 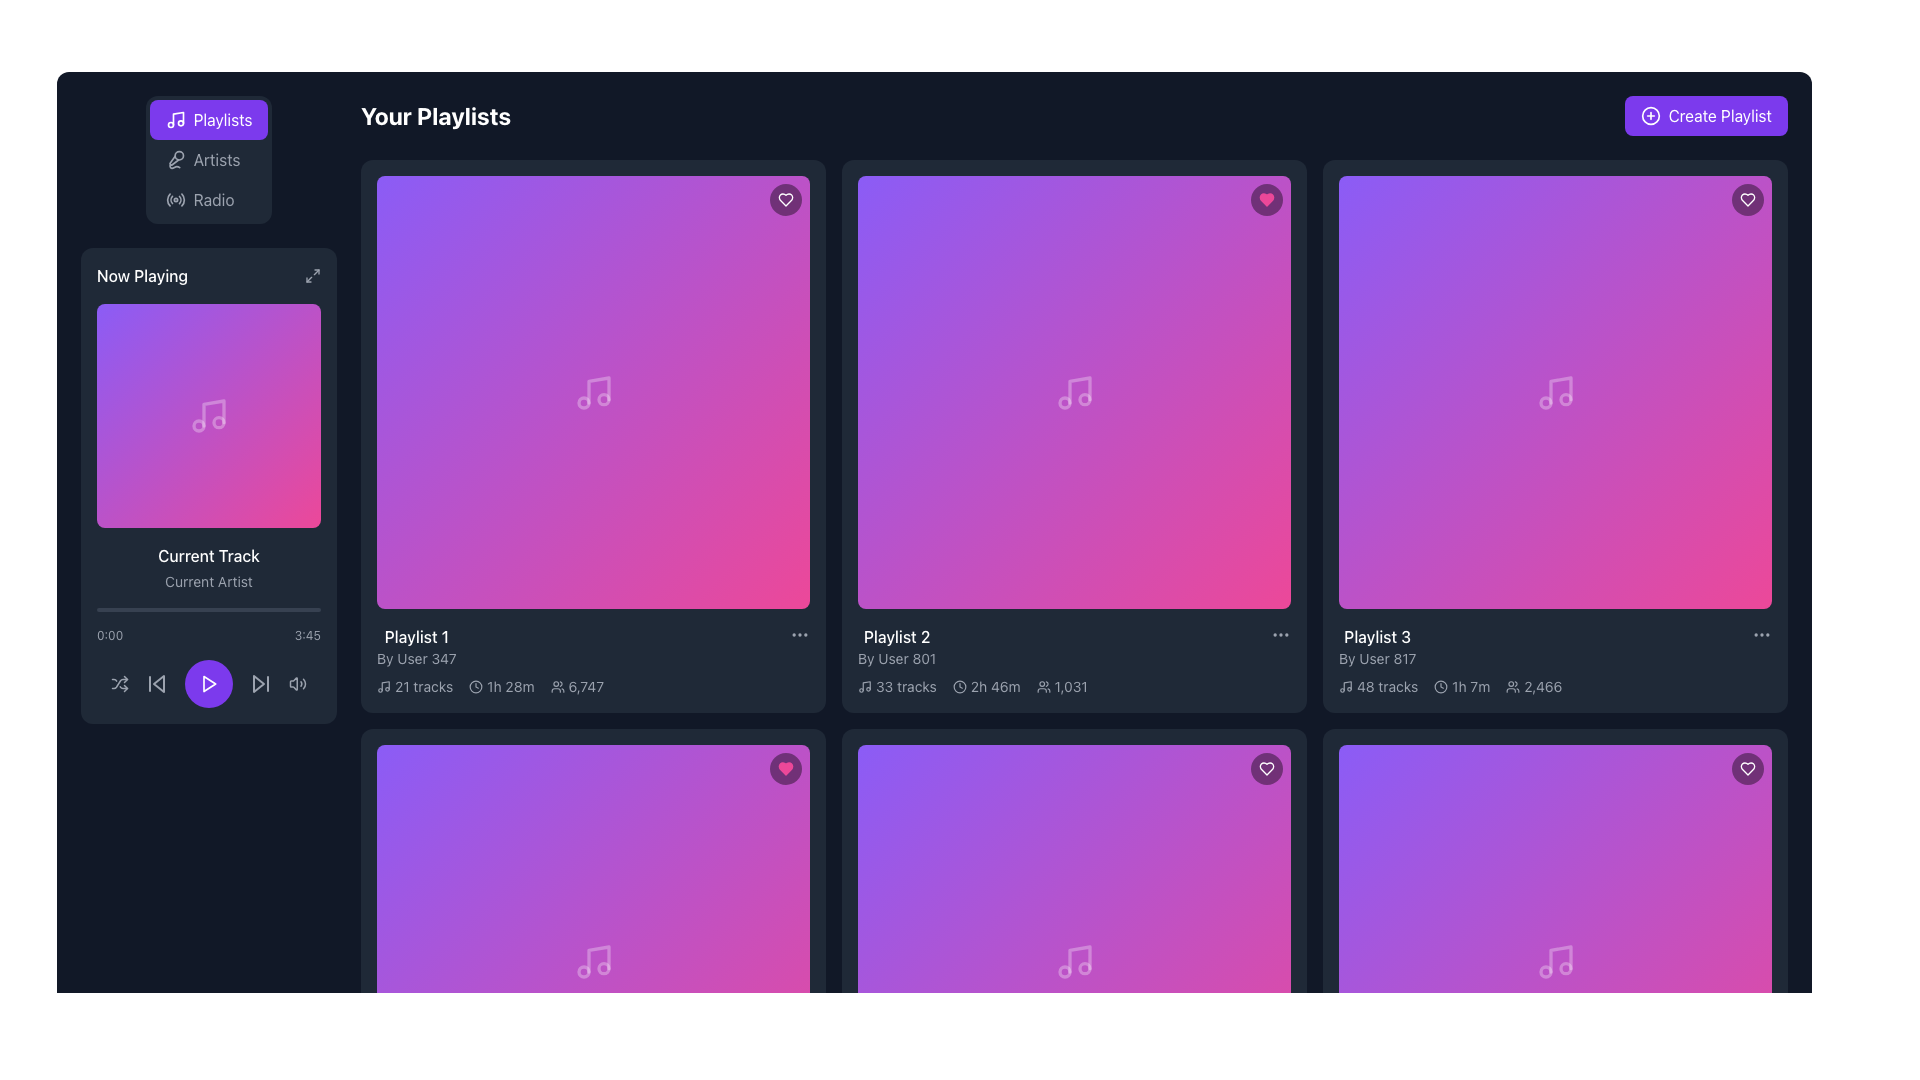 I want to click on the graphical component represented by a circle icon, which is part of the music note icon in the top-left playlist card, so click(x=582, y=402).